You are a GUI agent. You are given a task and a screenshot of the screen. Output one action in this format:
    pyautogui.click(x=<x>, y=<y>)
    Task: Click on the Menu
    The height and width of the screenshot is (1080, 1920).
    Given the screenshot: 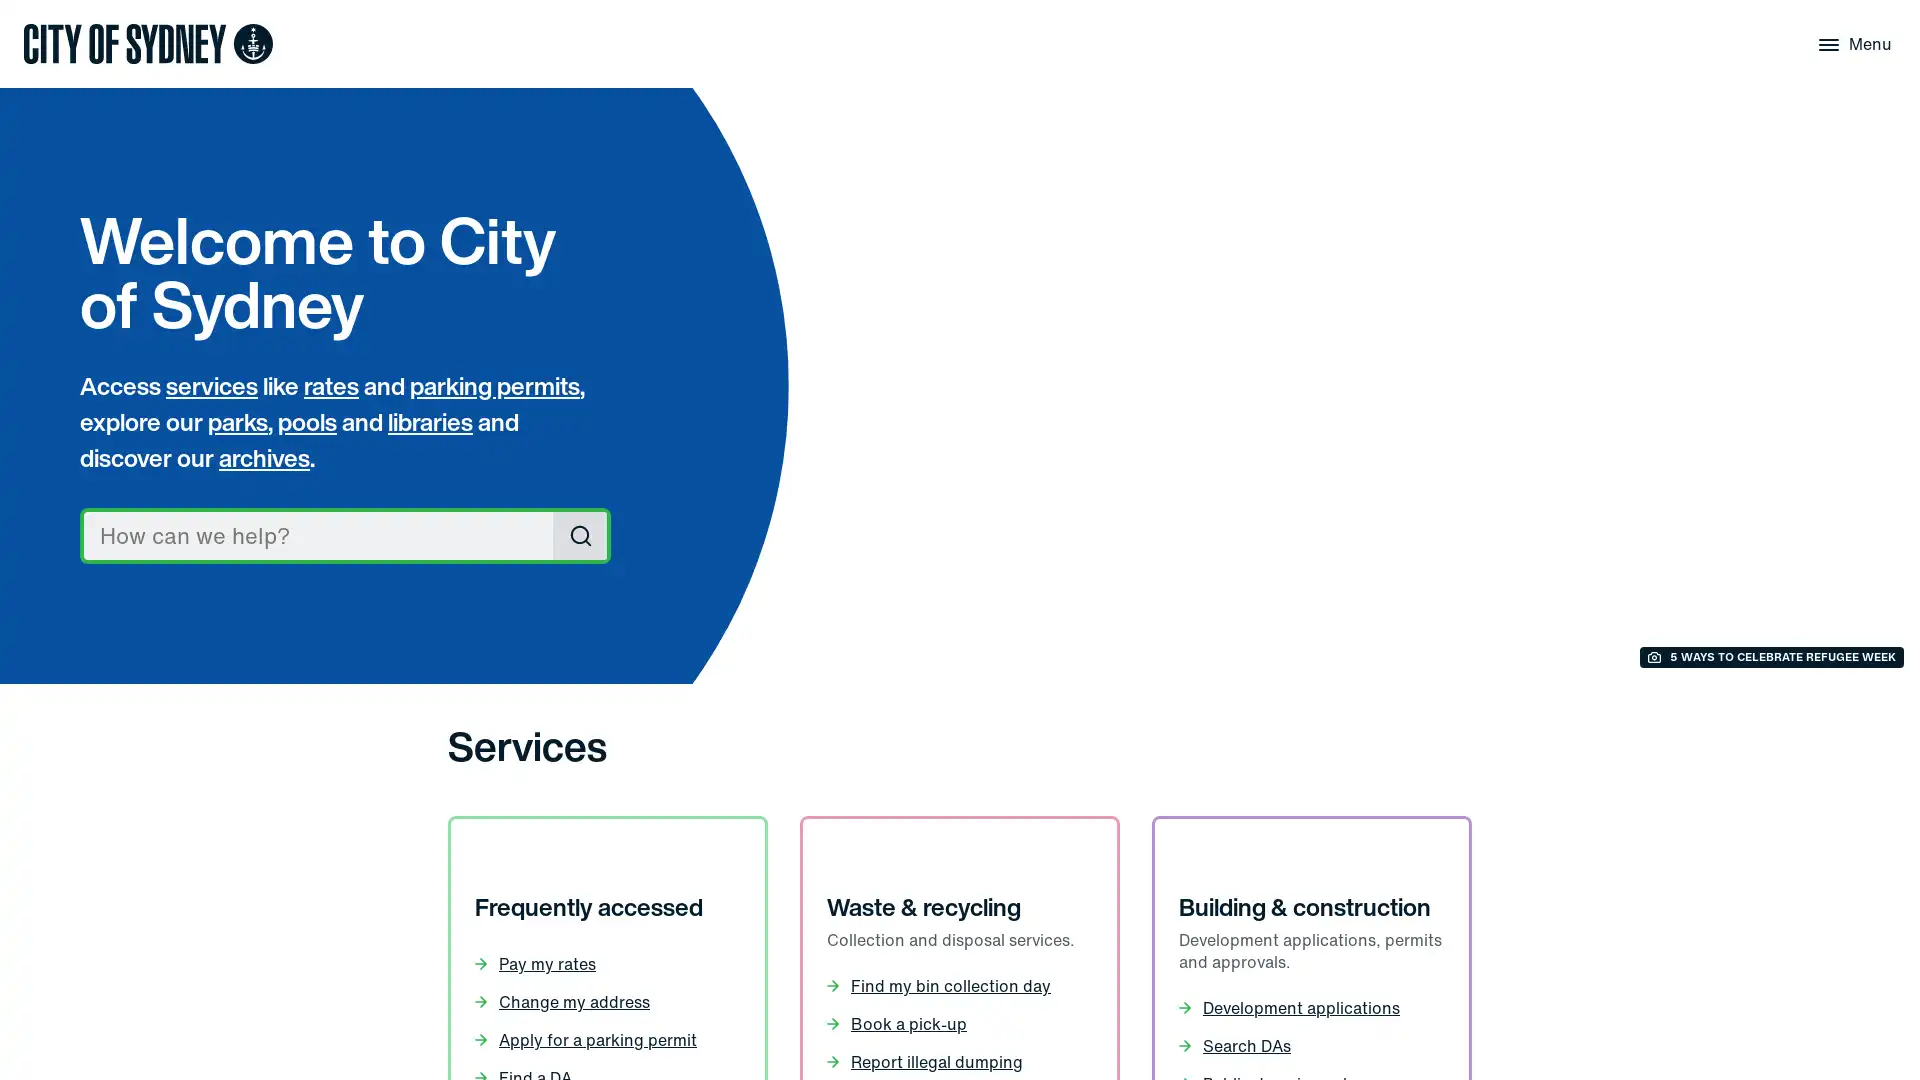 What is the action you would take?
    pyautogui.click(x=1851, y=43)
    